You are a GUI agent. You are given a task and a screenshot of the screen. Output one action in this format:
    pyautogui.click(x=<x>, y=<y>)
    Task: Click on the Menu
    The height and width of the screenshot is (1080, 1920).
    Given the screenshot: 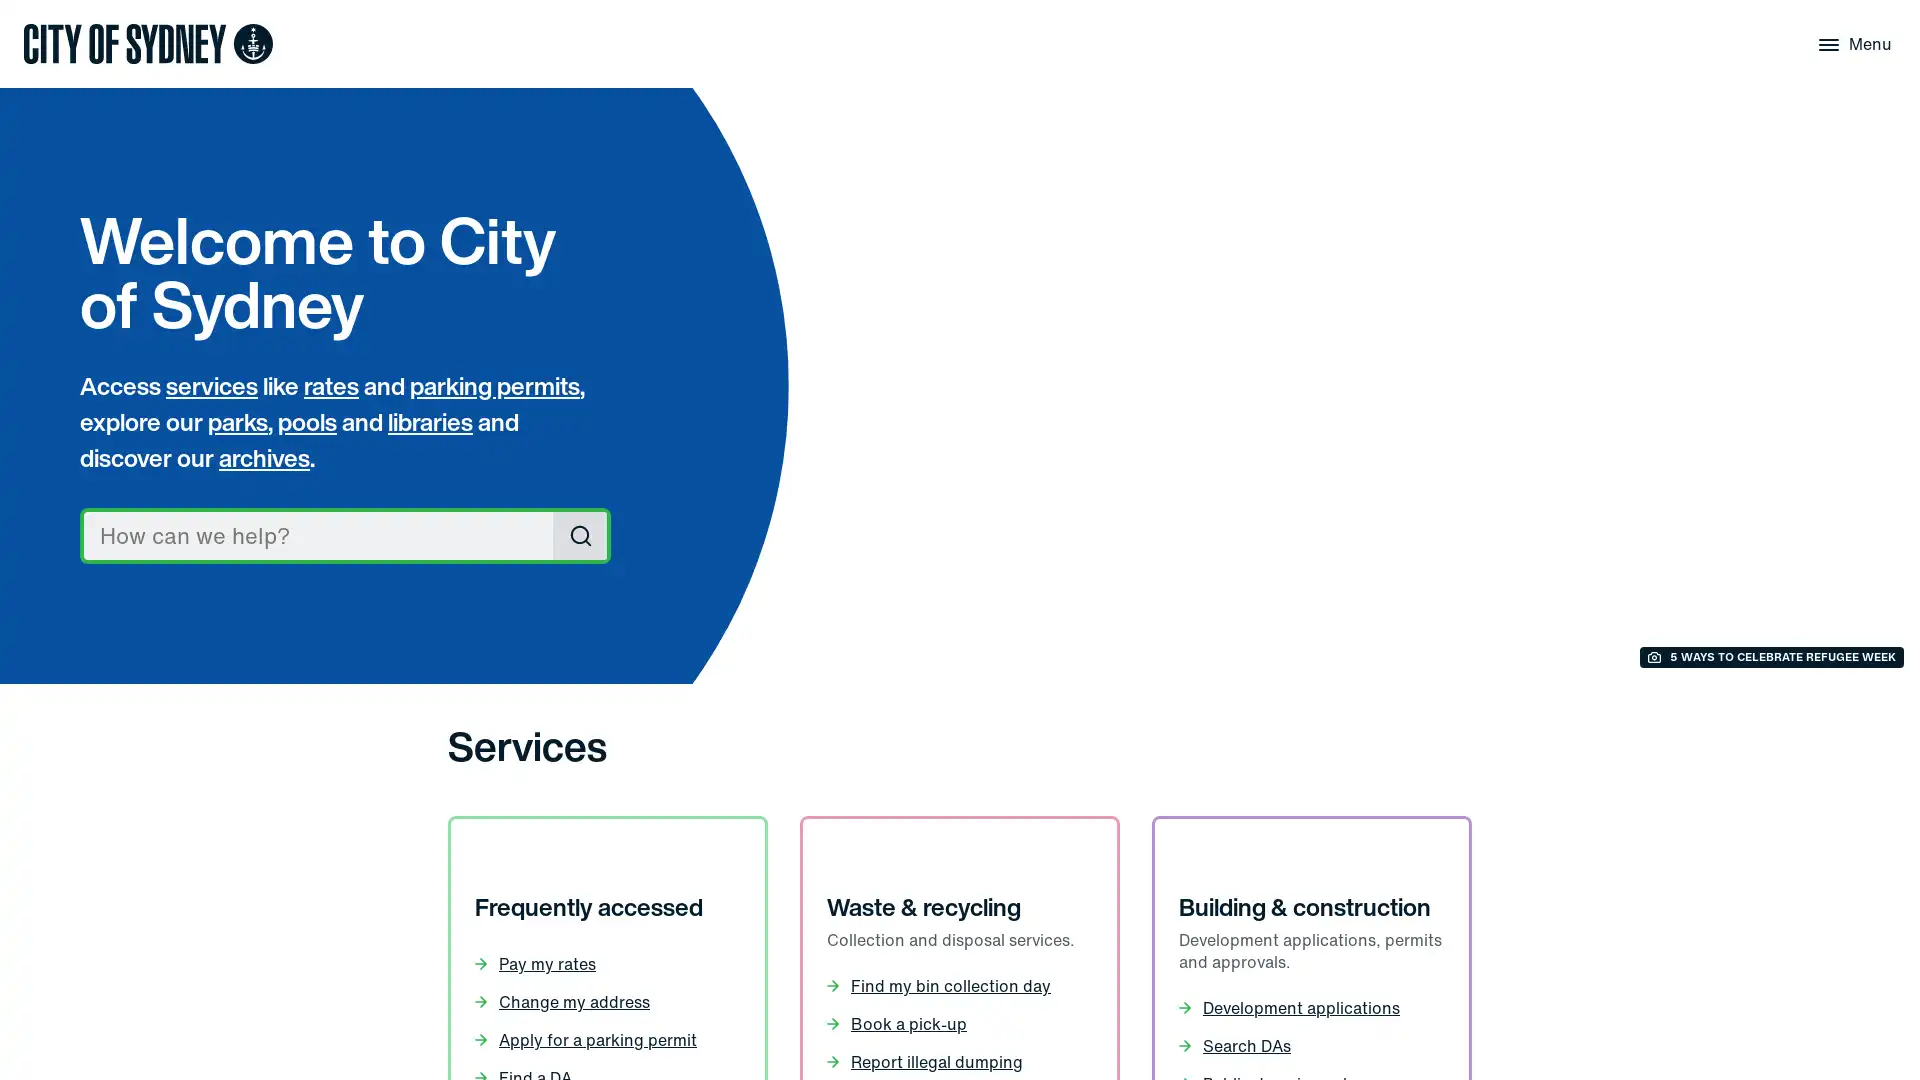 What is the action you would take?
    pyautogui.click(x=1851, y=43)
    